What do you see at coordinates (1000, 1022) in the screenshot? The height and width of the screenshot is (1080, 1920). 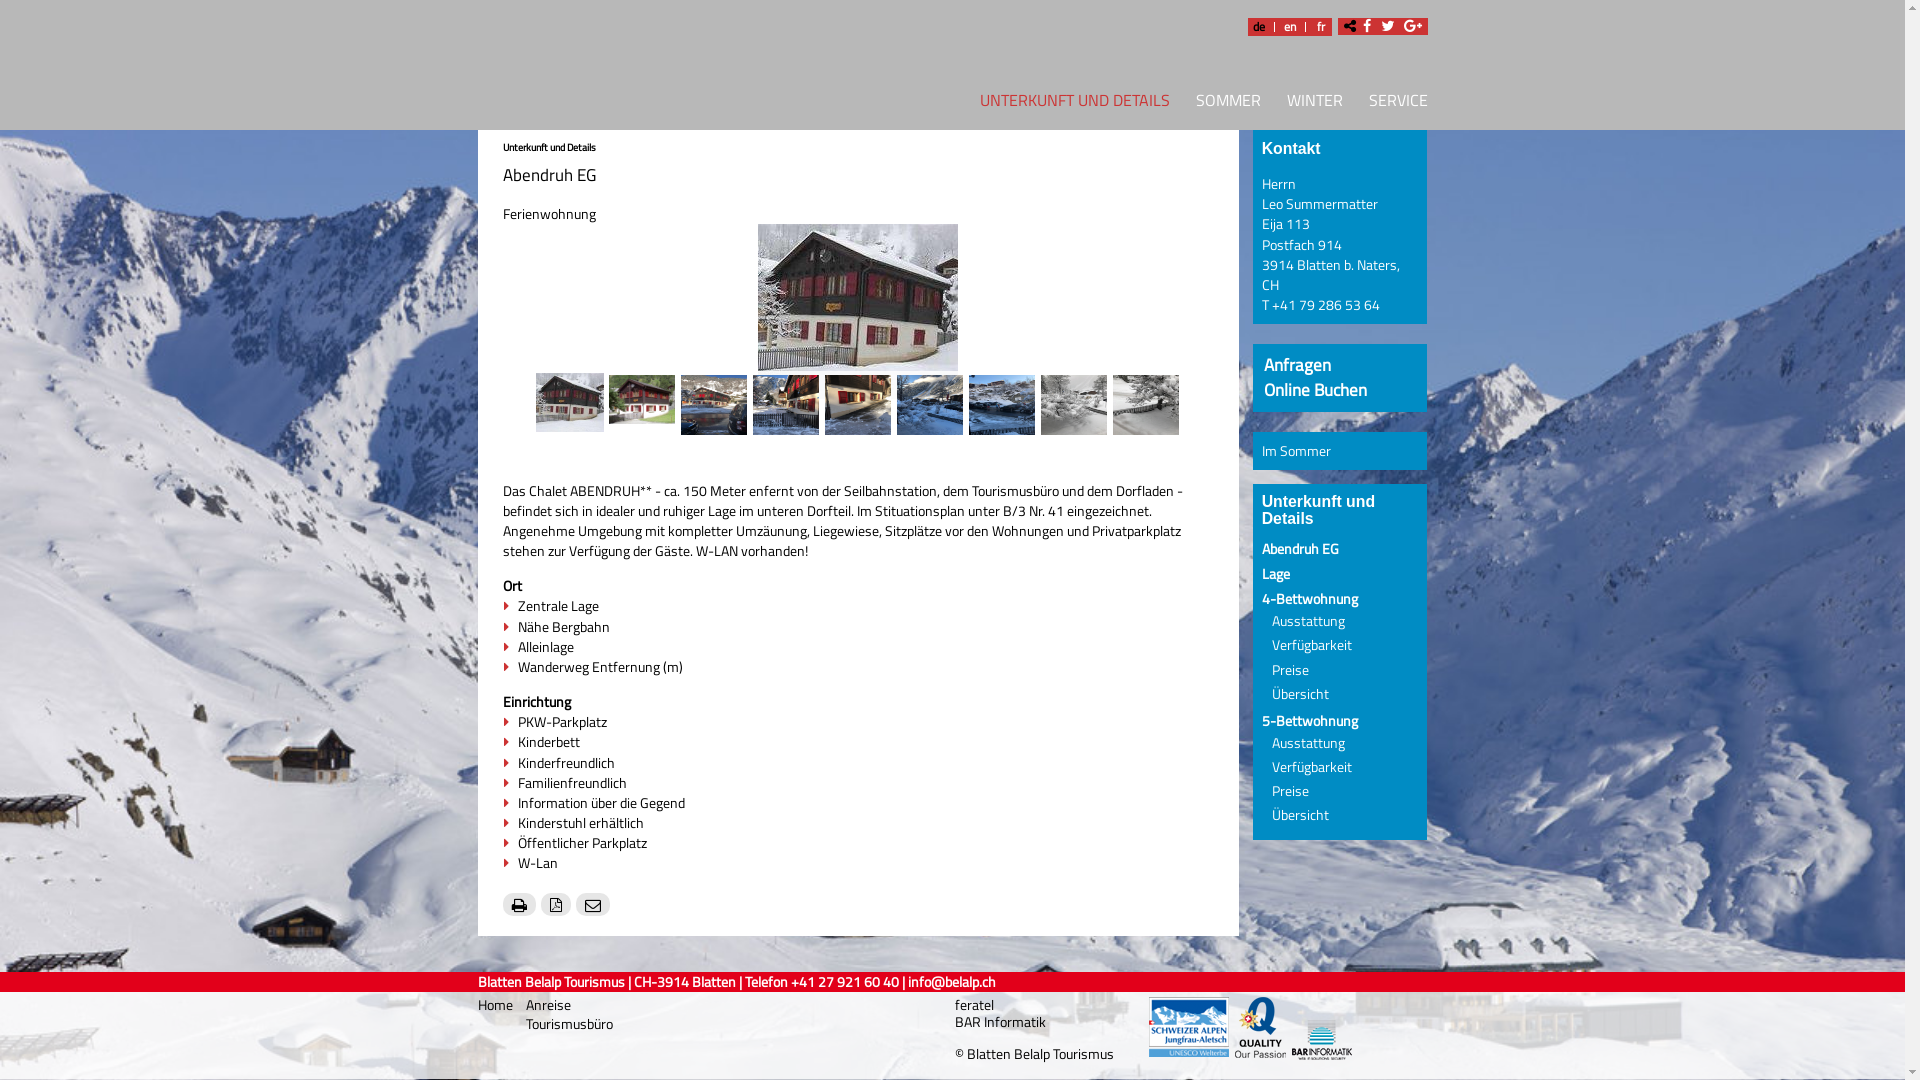 I see `'BAR Informatik'` at bounding box center [1000, 1022].